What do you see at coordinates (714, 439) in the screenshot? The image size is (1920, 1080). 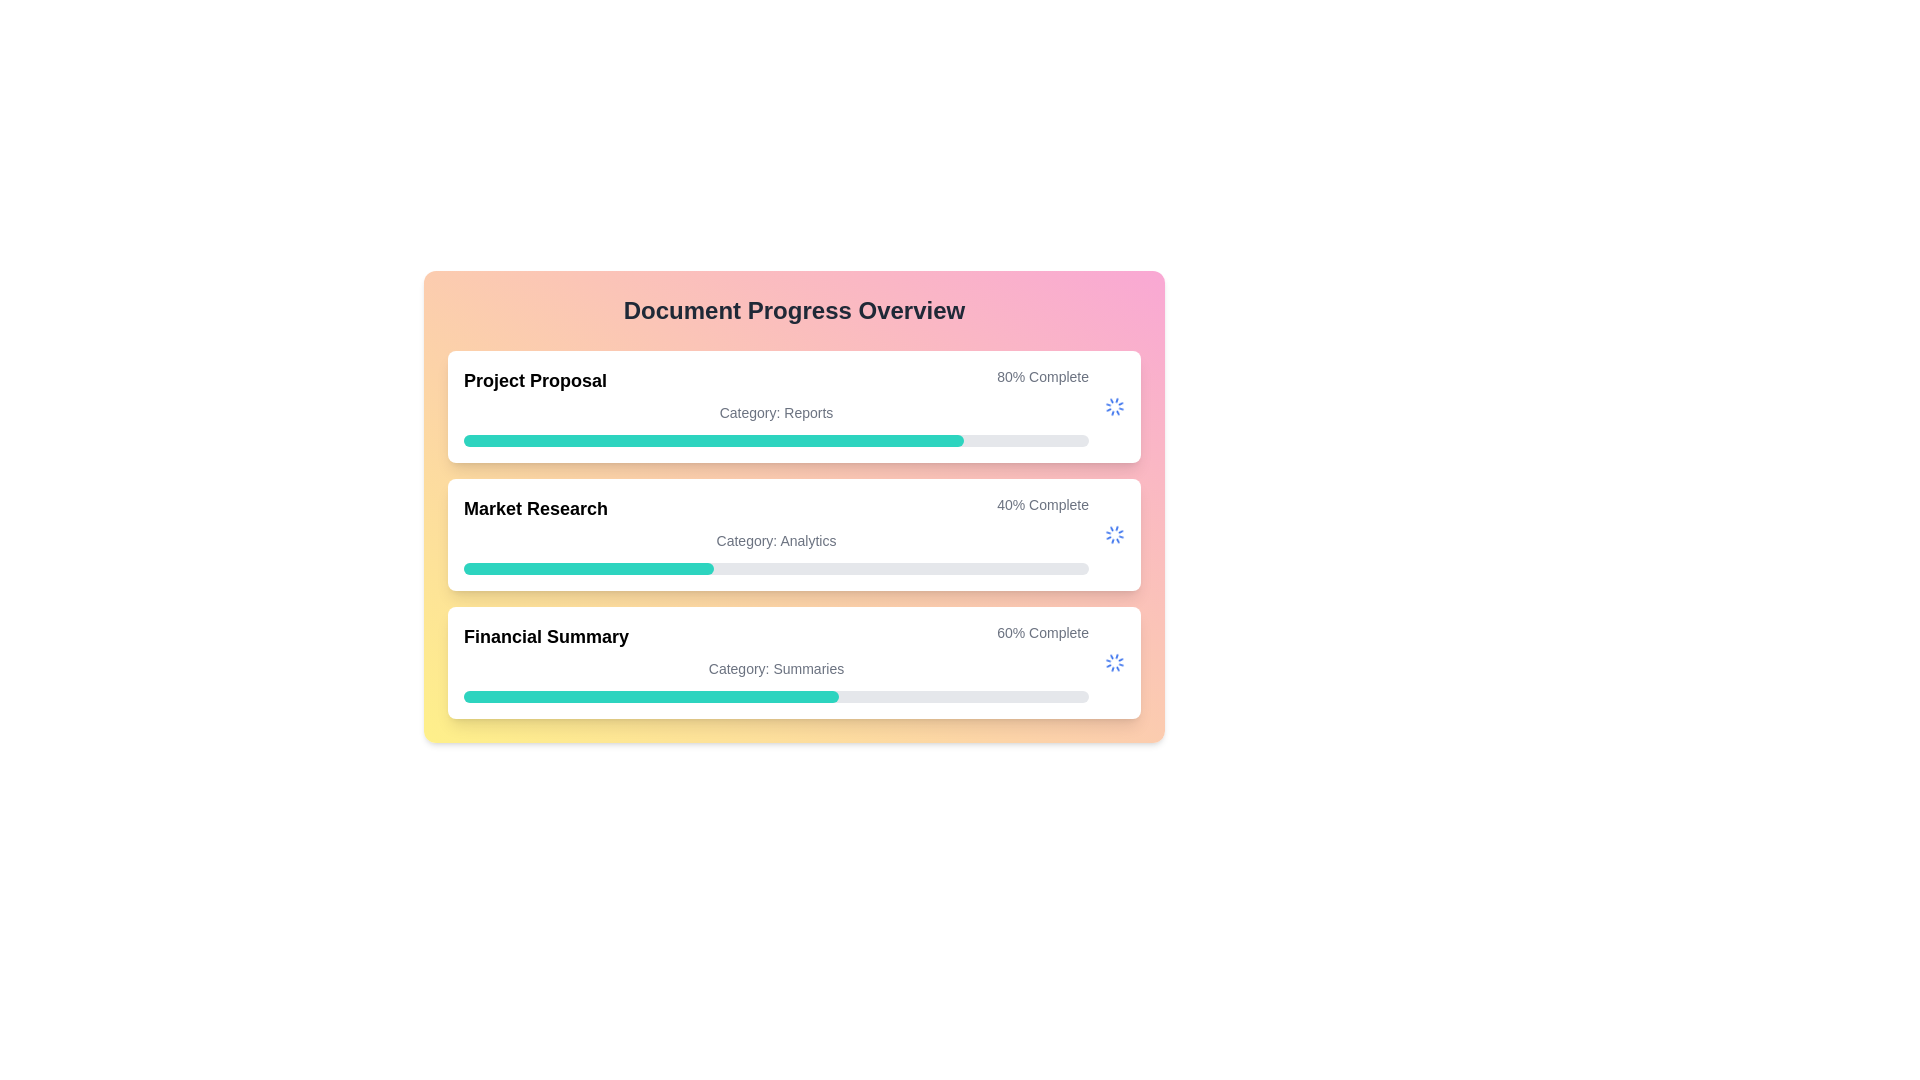 I see `the first progress bar within the 'Project Proposal' card in the vertically stacked list of progress indicators` at bounding box center [714, 439].